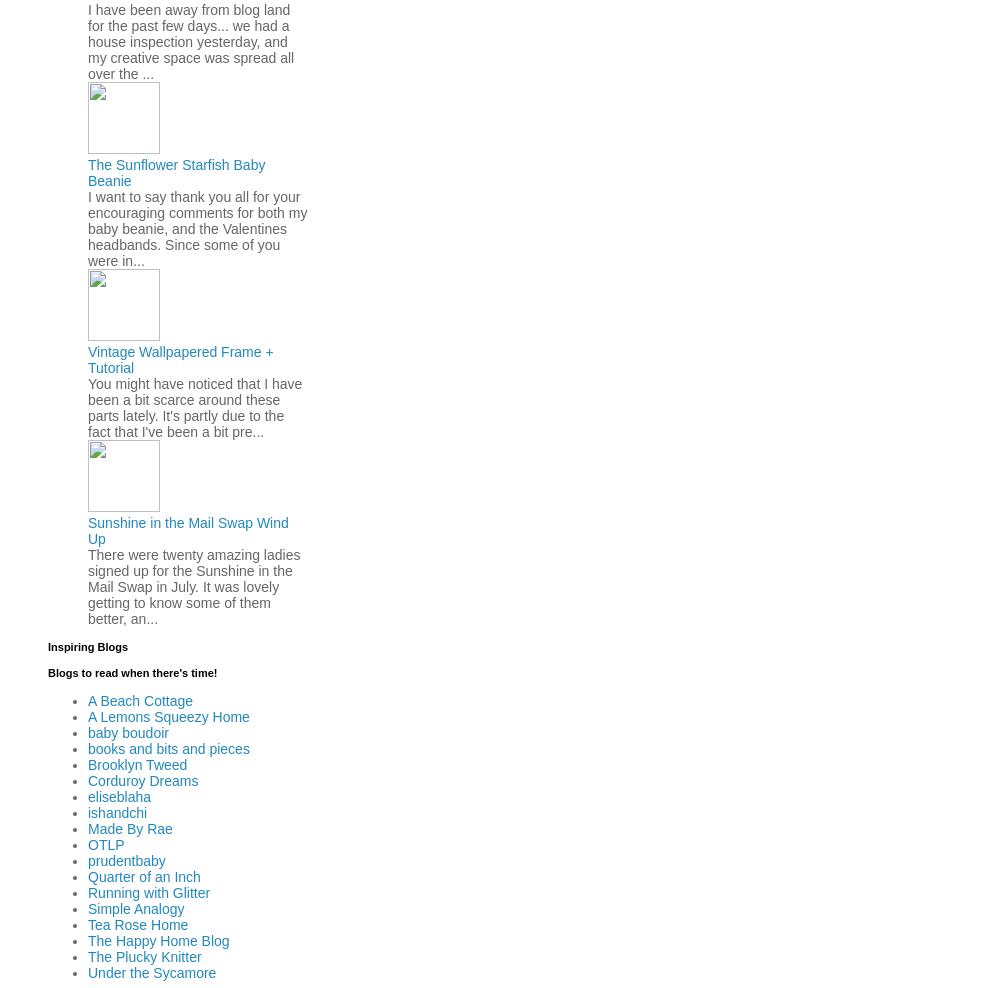 The height and width of the screenshot is (988, 1008). Describe the element at coordinates (197, 228) in the screenshot. I see `'I want to say thank you all for your encouraging comments for both my baby beanie, and the Valentines headbands.   Since some of you were in...'` at that location.